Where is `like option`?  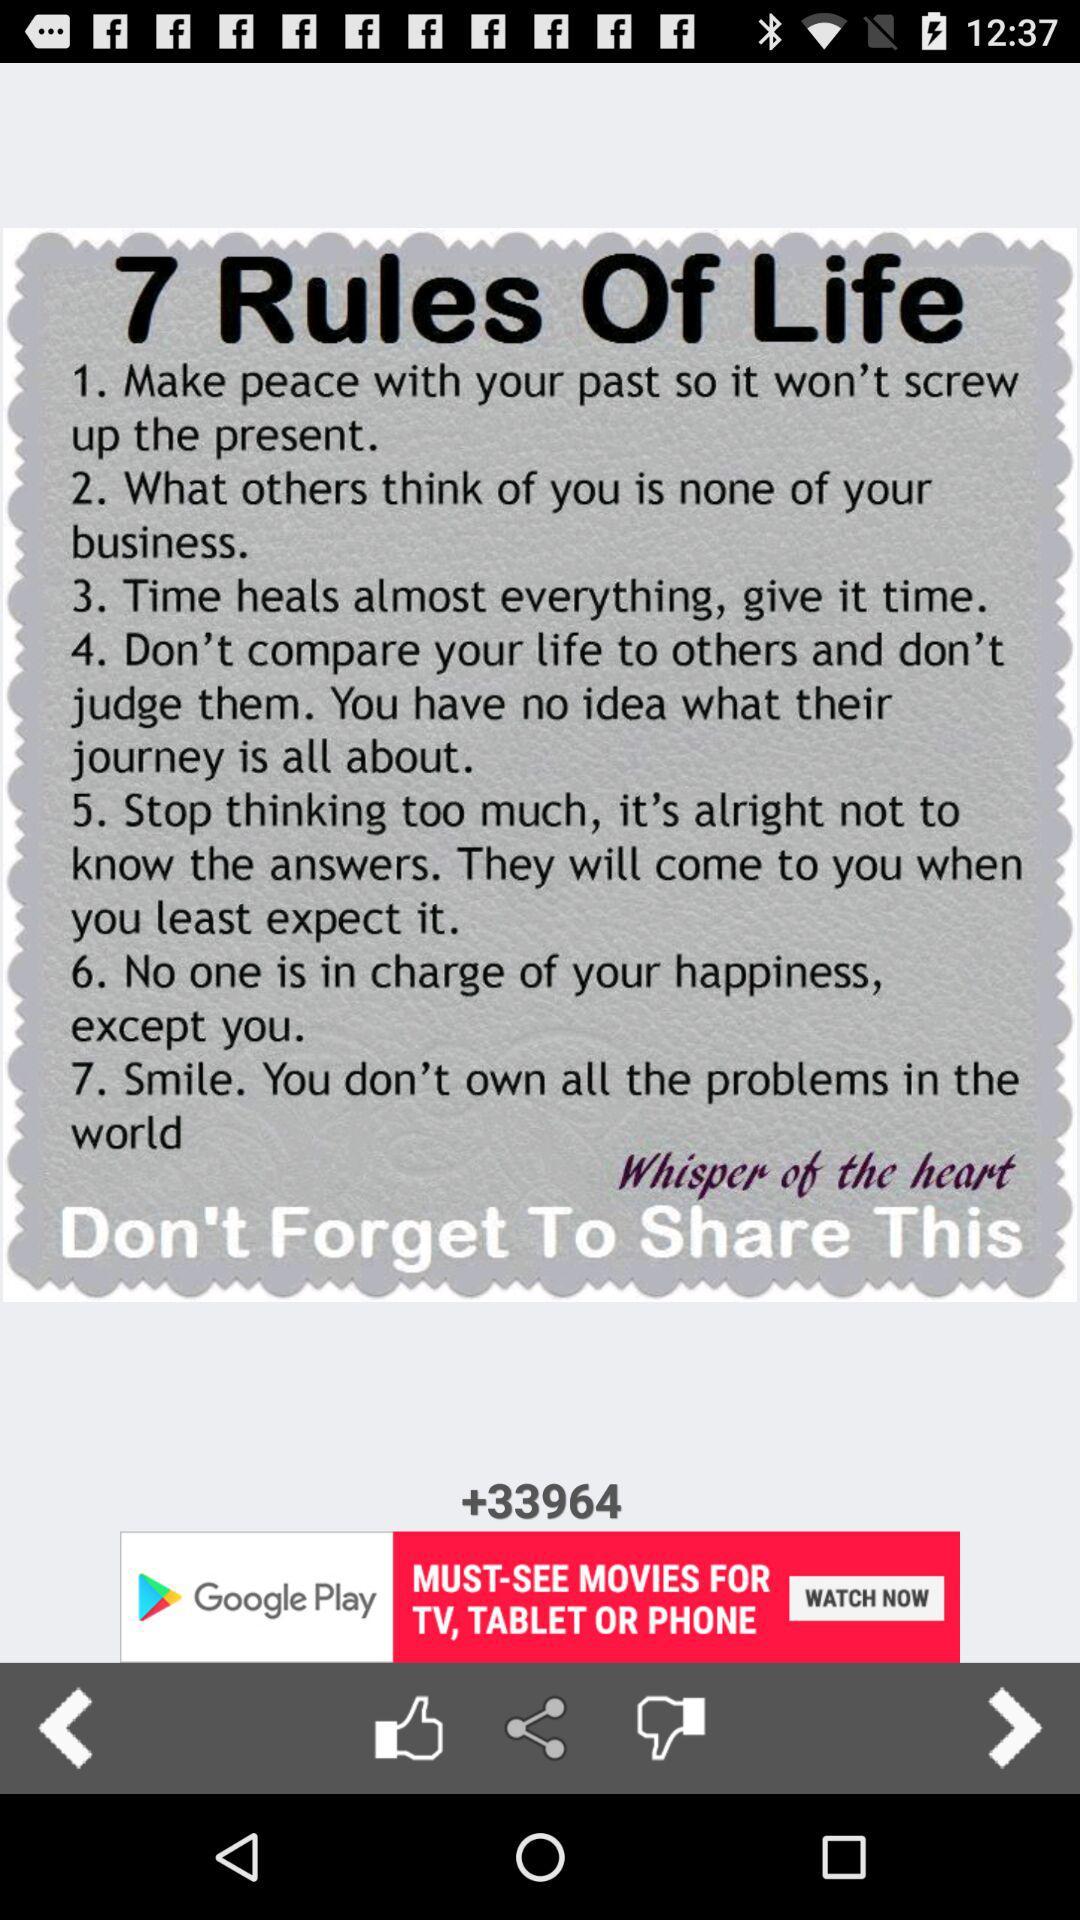 like option is located at coordinates (407, 1727).